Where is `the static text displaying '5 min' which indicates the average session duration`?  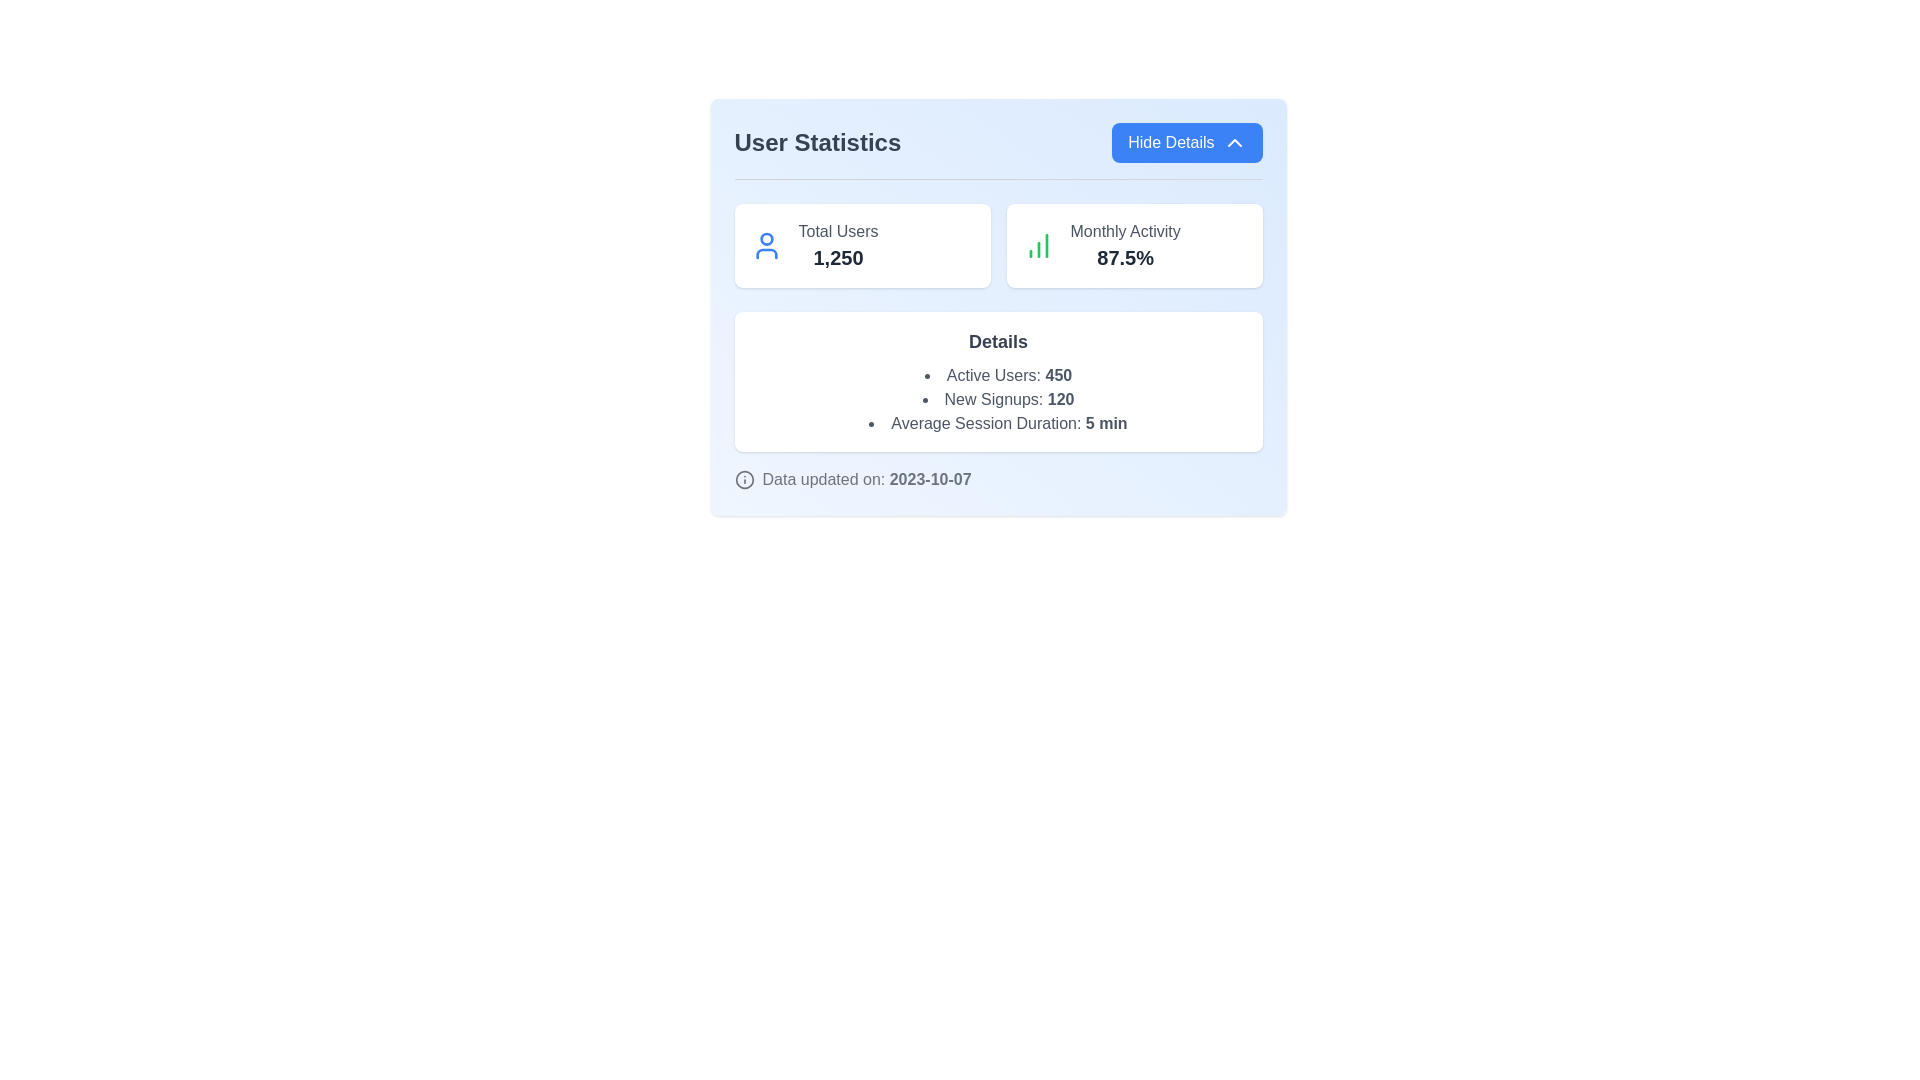
the static text displaying '5 min' which indicates the average session duration is located at coordinates (1105, 422).